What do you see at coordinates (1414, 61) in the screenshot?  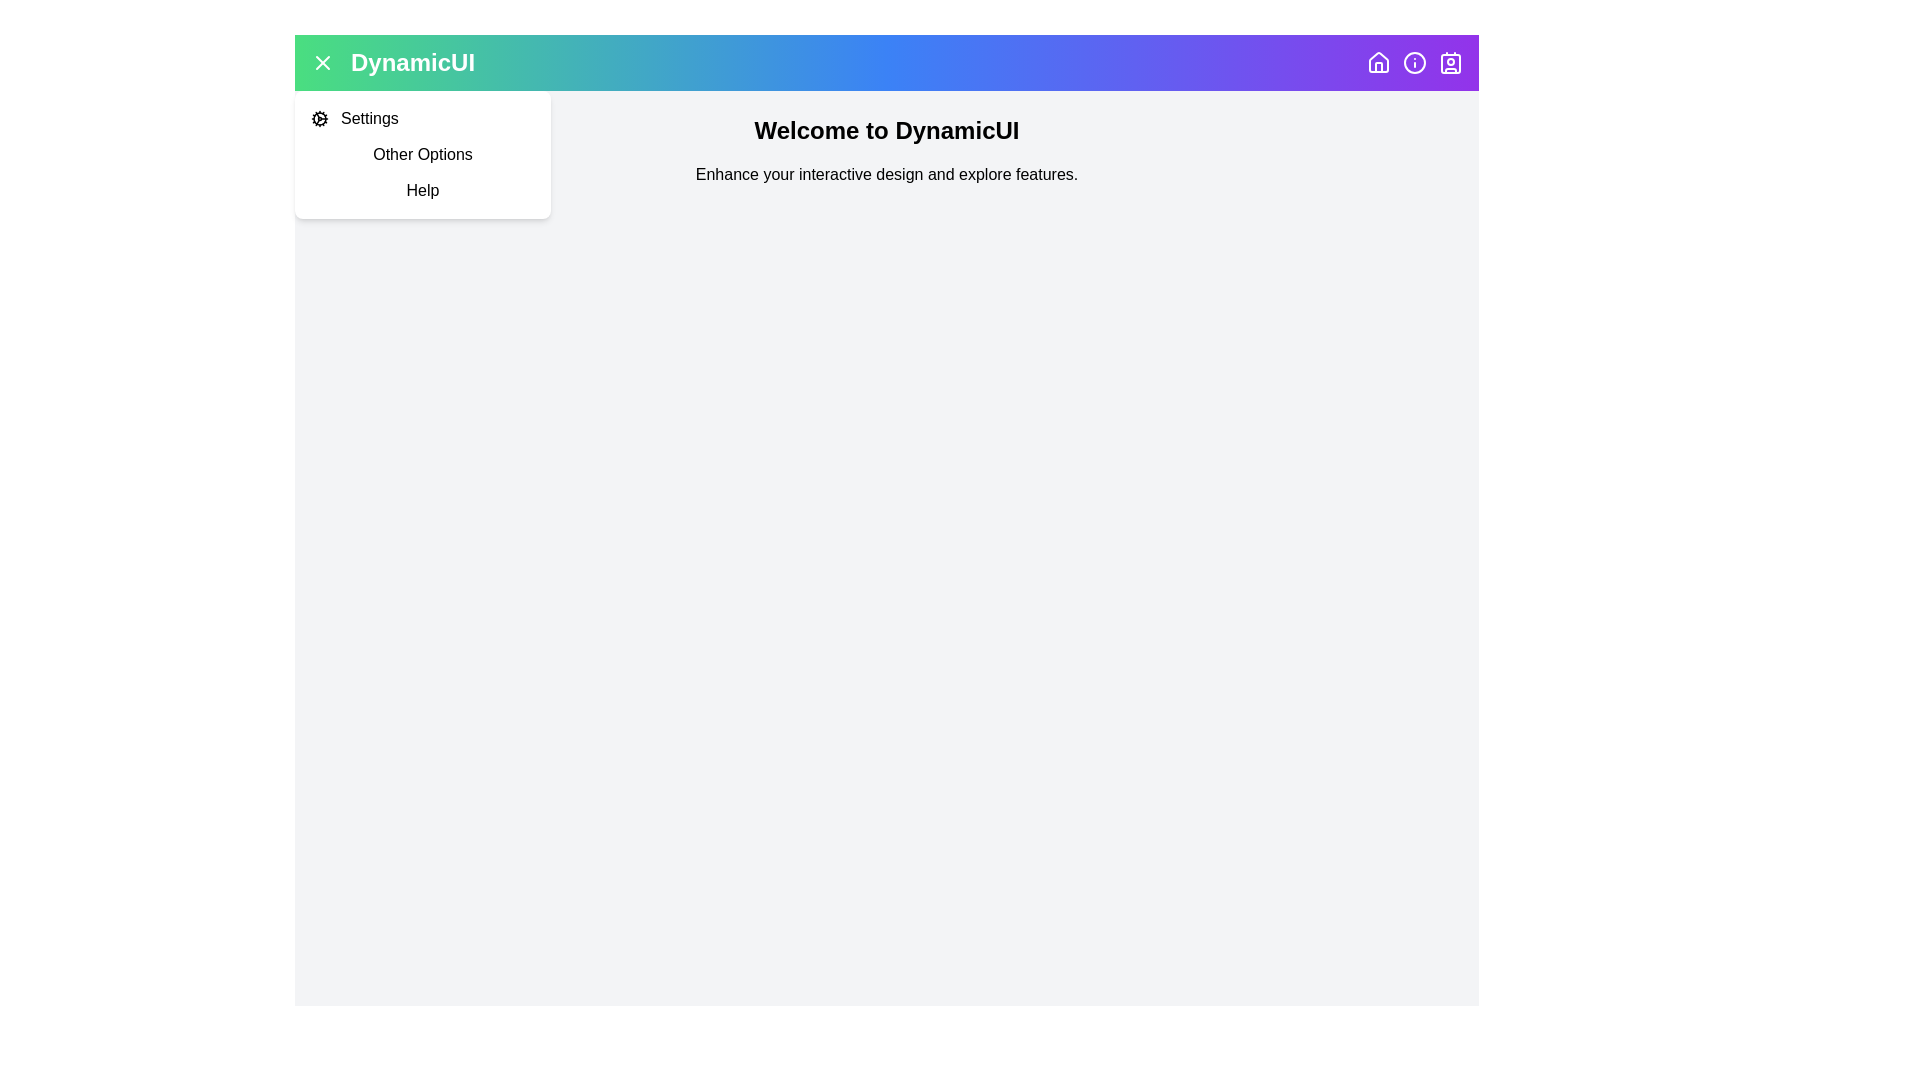 I see `the circular icon button located in the top-right corner of the interface` at bounding box center [1414, 61].